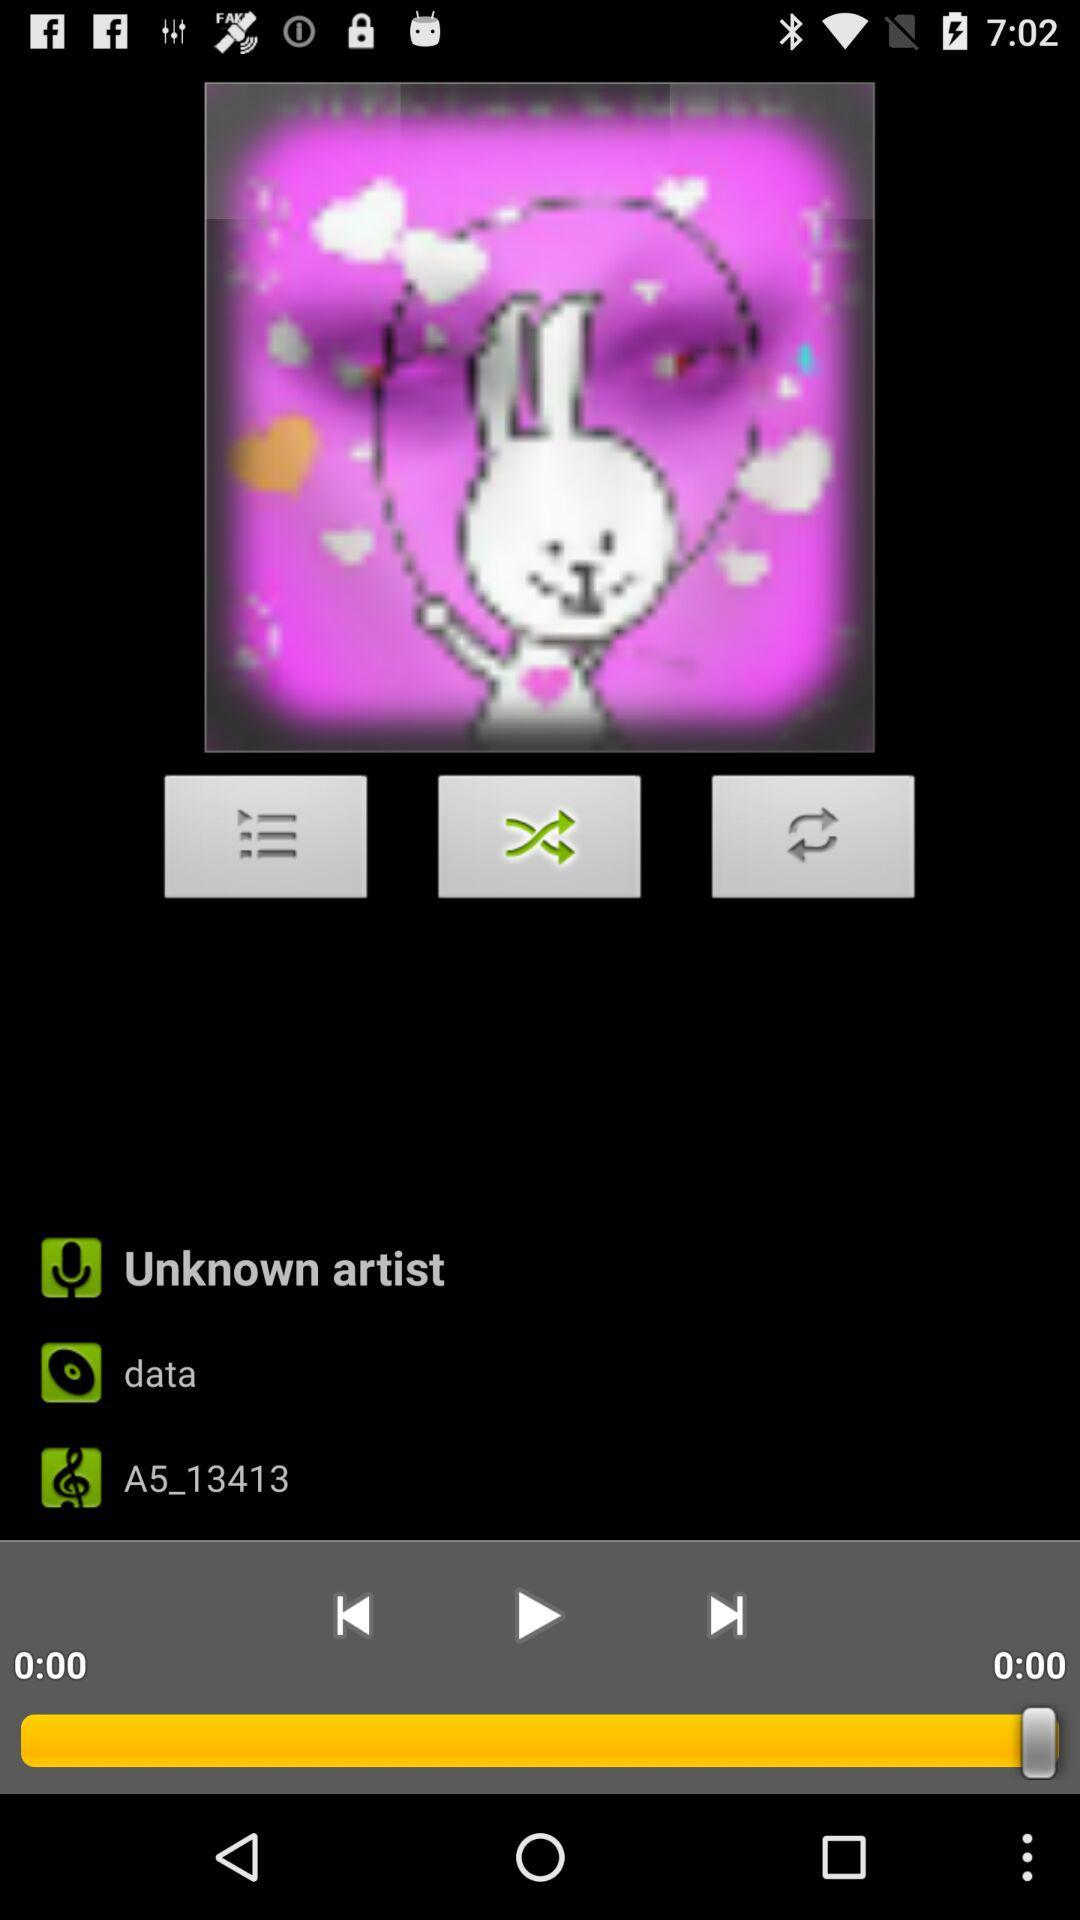 The image size is (1080, 1920). What do you see at coordinates (540, 900) in the screenshot?
I see `the close icon` at bounding box center [540, 900].